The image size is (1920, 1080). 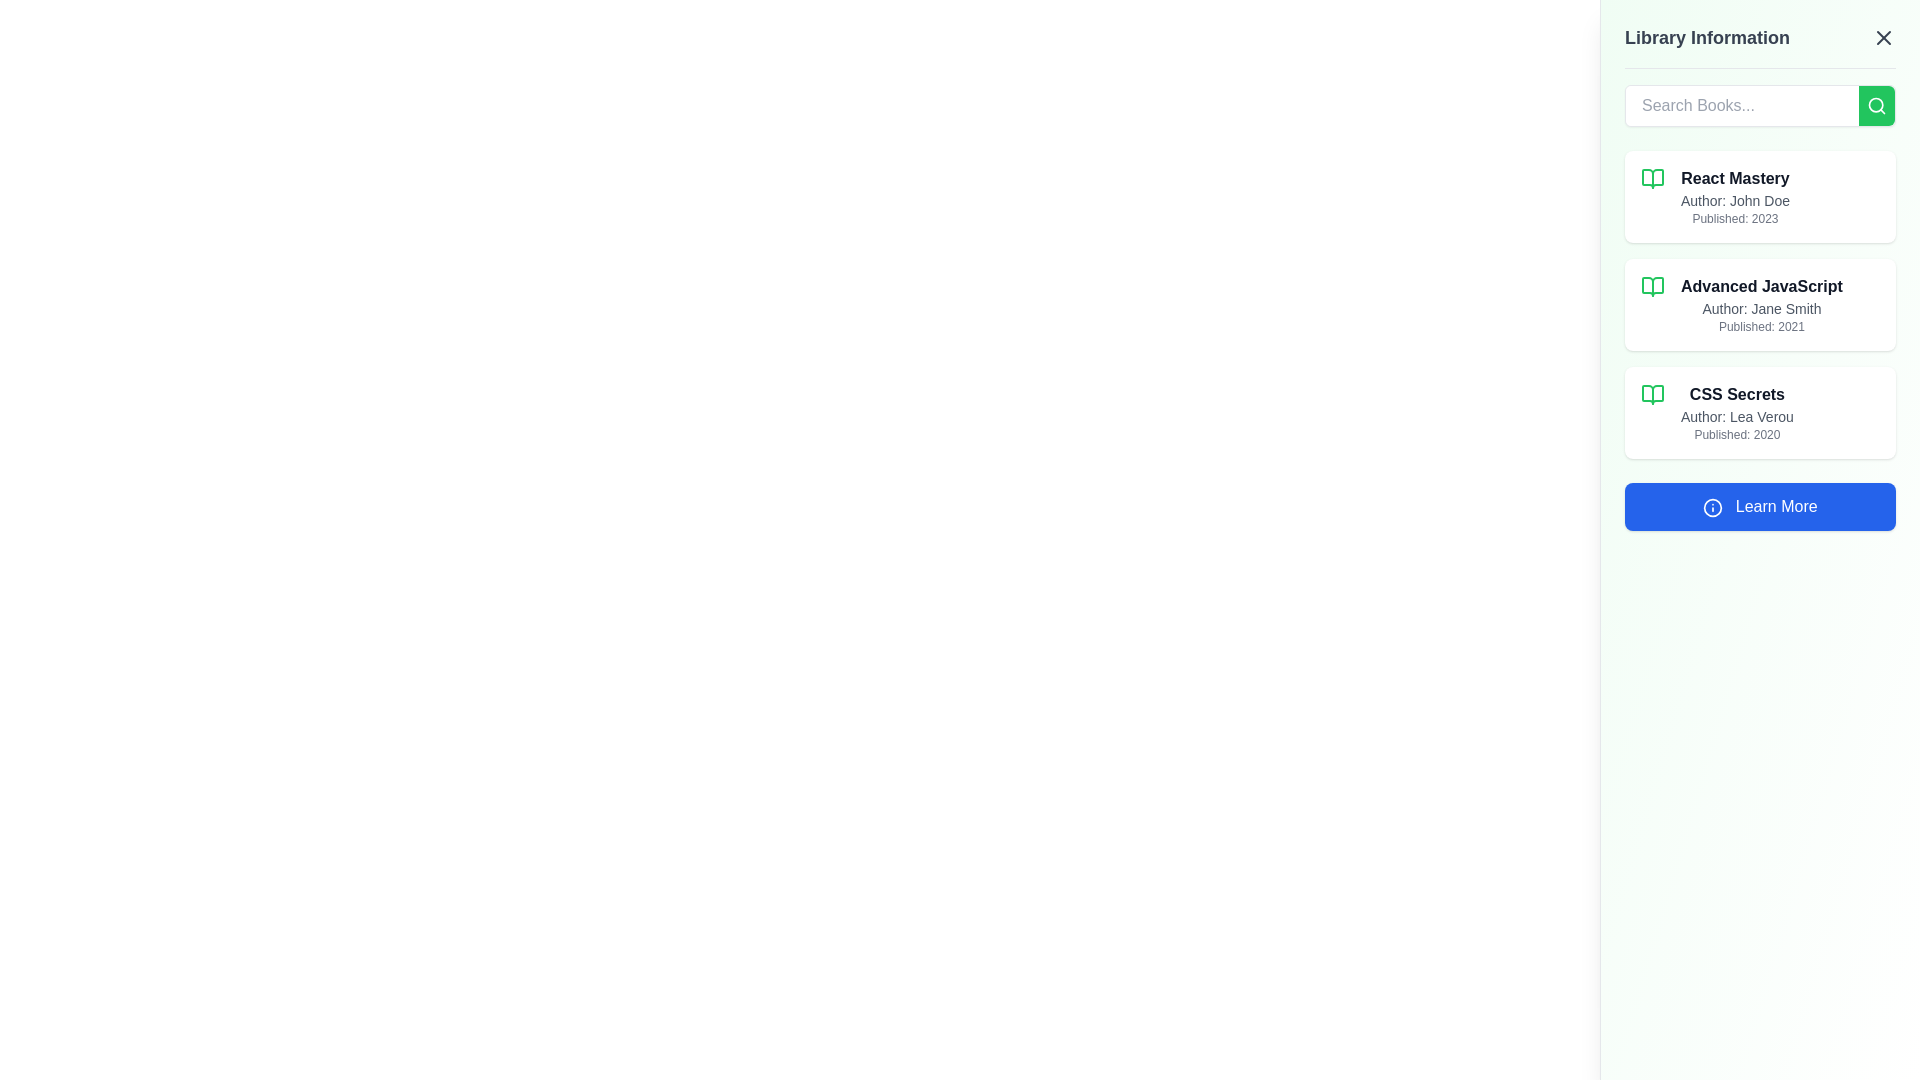 What do you see at coordinates (1734, 196) in the screenshot?
I see `informational text block containing the book's title 'React Mastery', author 'John Doe', and publication year '2023', located beneath the search bar and next to the green book icon in the 'Library Information' panel` at bounding box center [1734, 196].